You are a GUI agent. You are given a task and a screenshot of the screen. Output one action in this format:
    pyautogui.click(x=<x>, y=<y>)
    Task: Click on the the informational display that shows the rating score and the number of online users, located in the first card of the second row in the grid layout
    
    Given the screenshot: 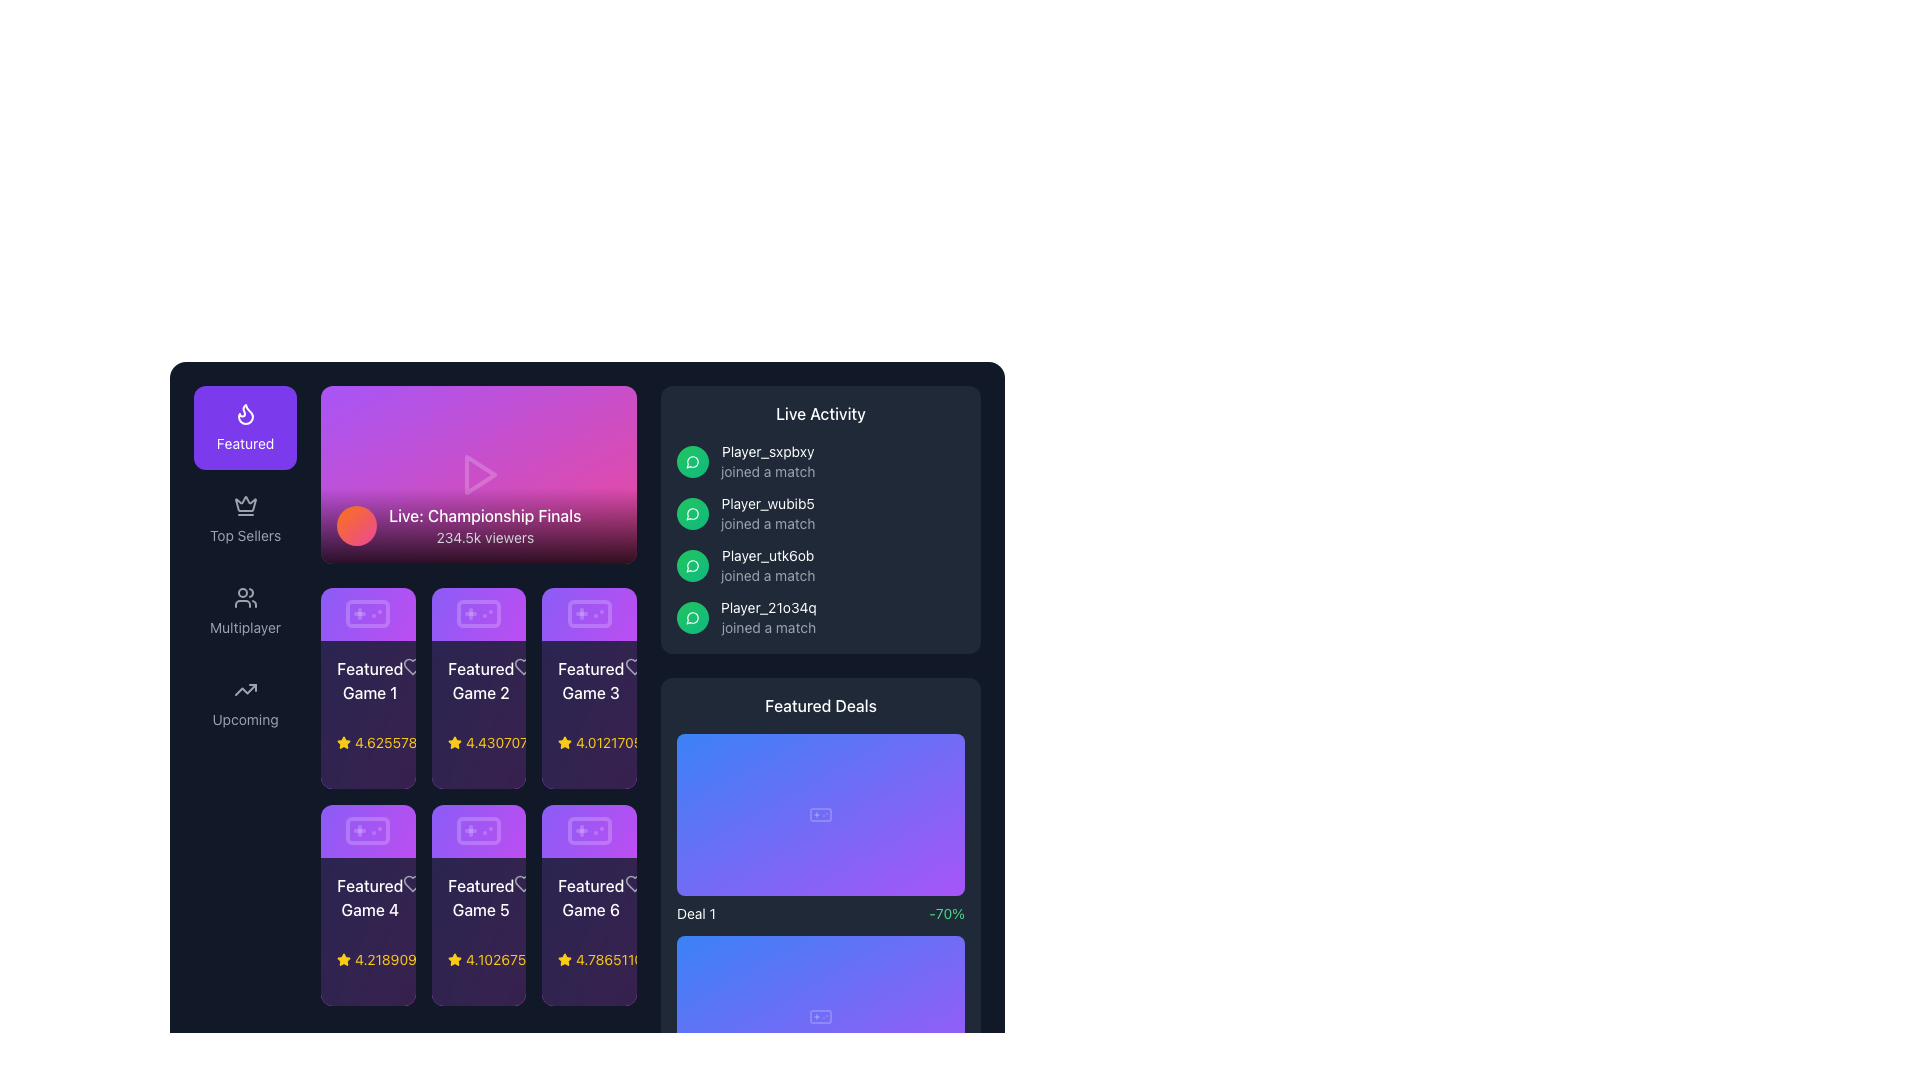 What is the action you would take?
    pyautogui.click(x=438, y=742)
    